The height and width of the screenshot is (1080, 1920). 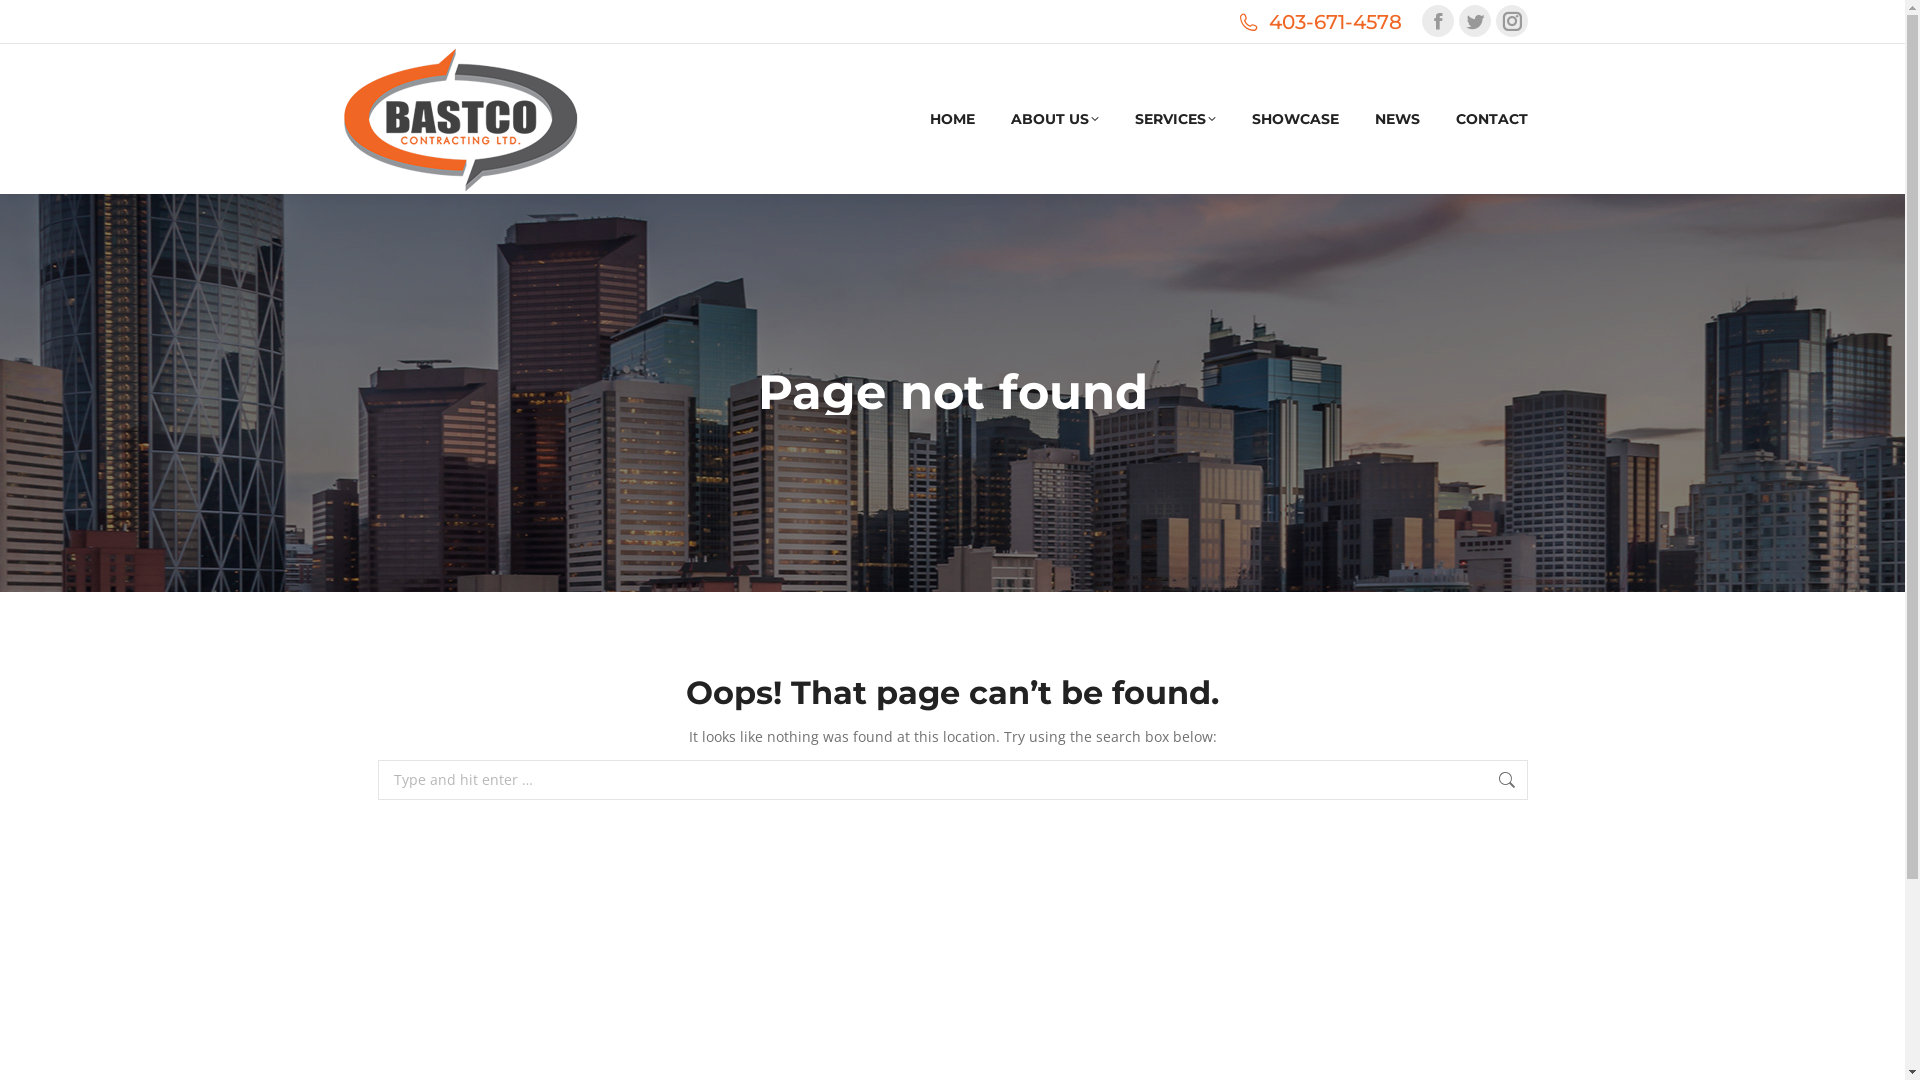 What do you see at coordinates (1372, 119) in the screenshot?
I see `'NEWS'` at bounding box center [1372, 119].